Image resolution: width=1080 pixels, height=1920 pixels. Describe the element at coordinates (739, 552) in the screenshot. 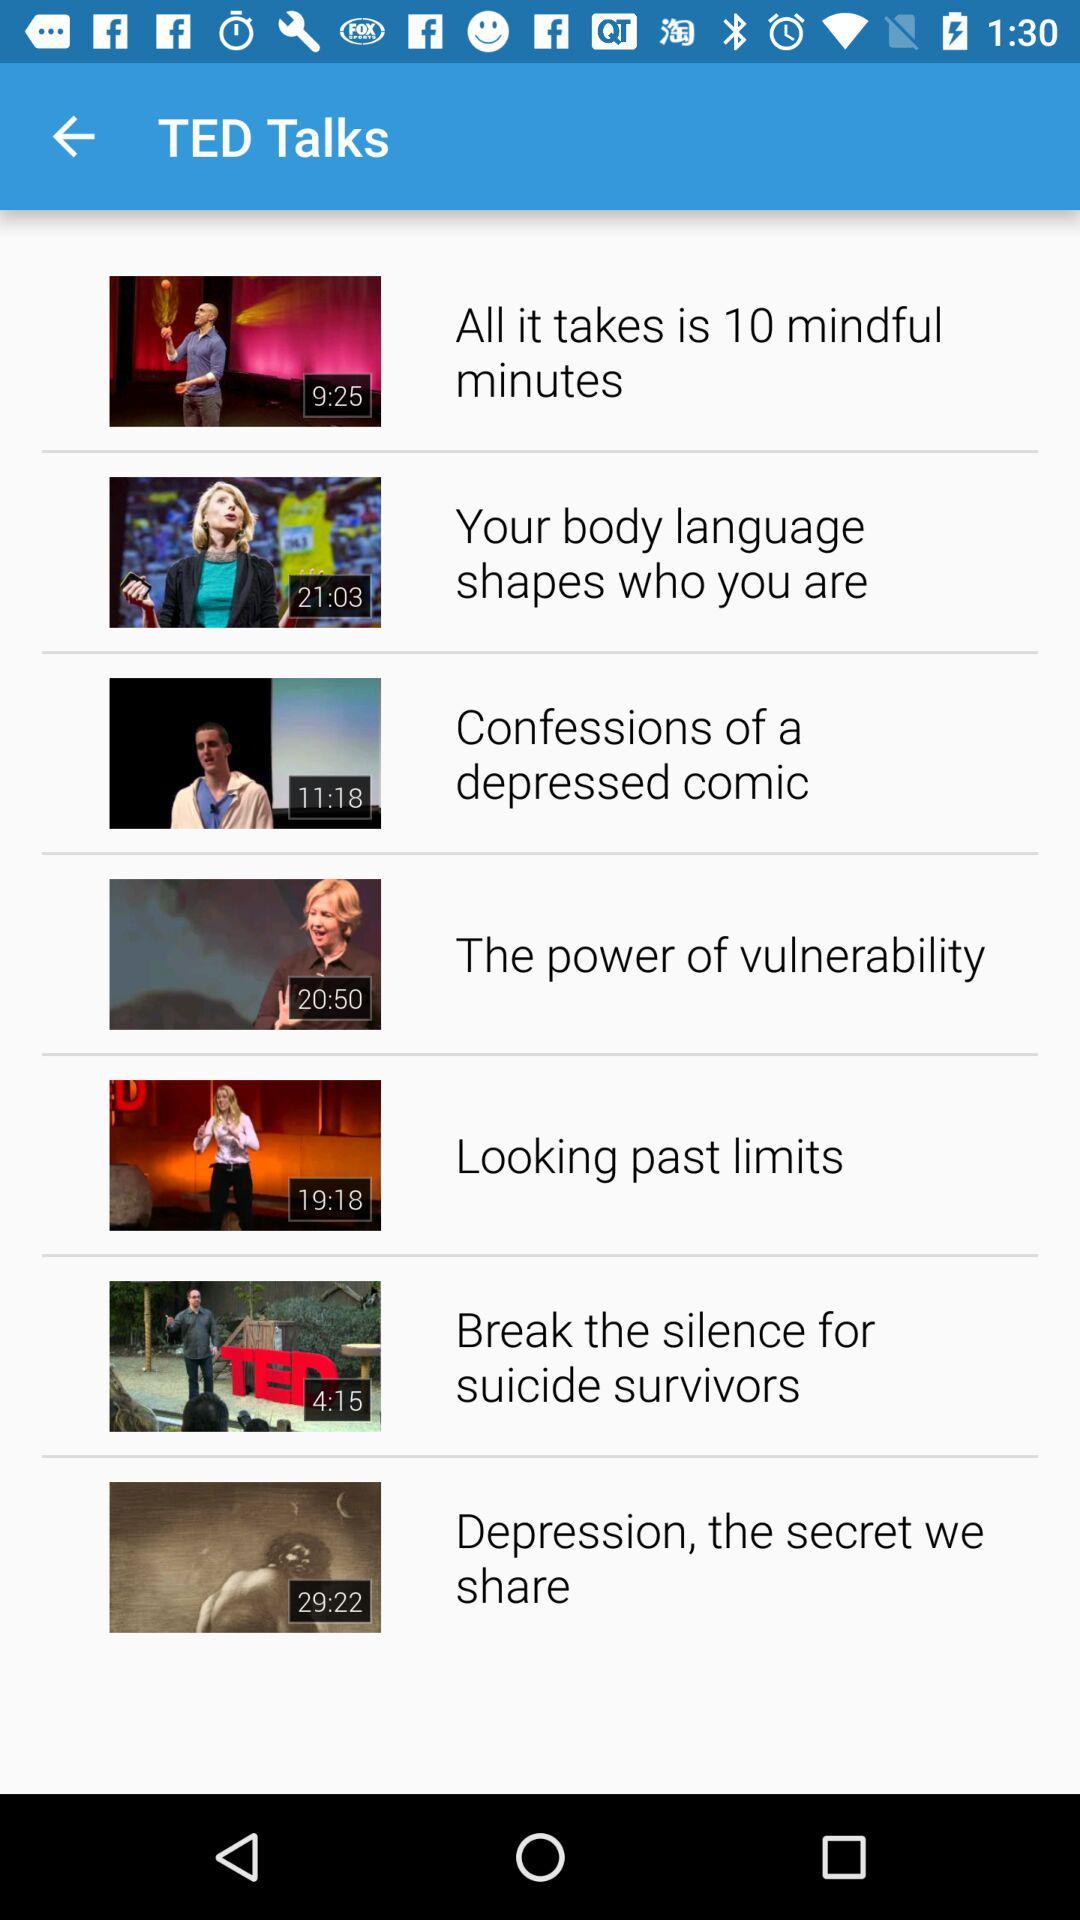

I see `icon below the all it takes icon` at that location.